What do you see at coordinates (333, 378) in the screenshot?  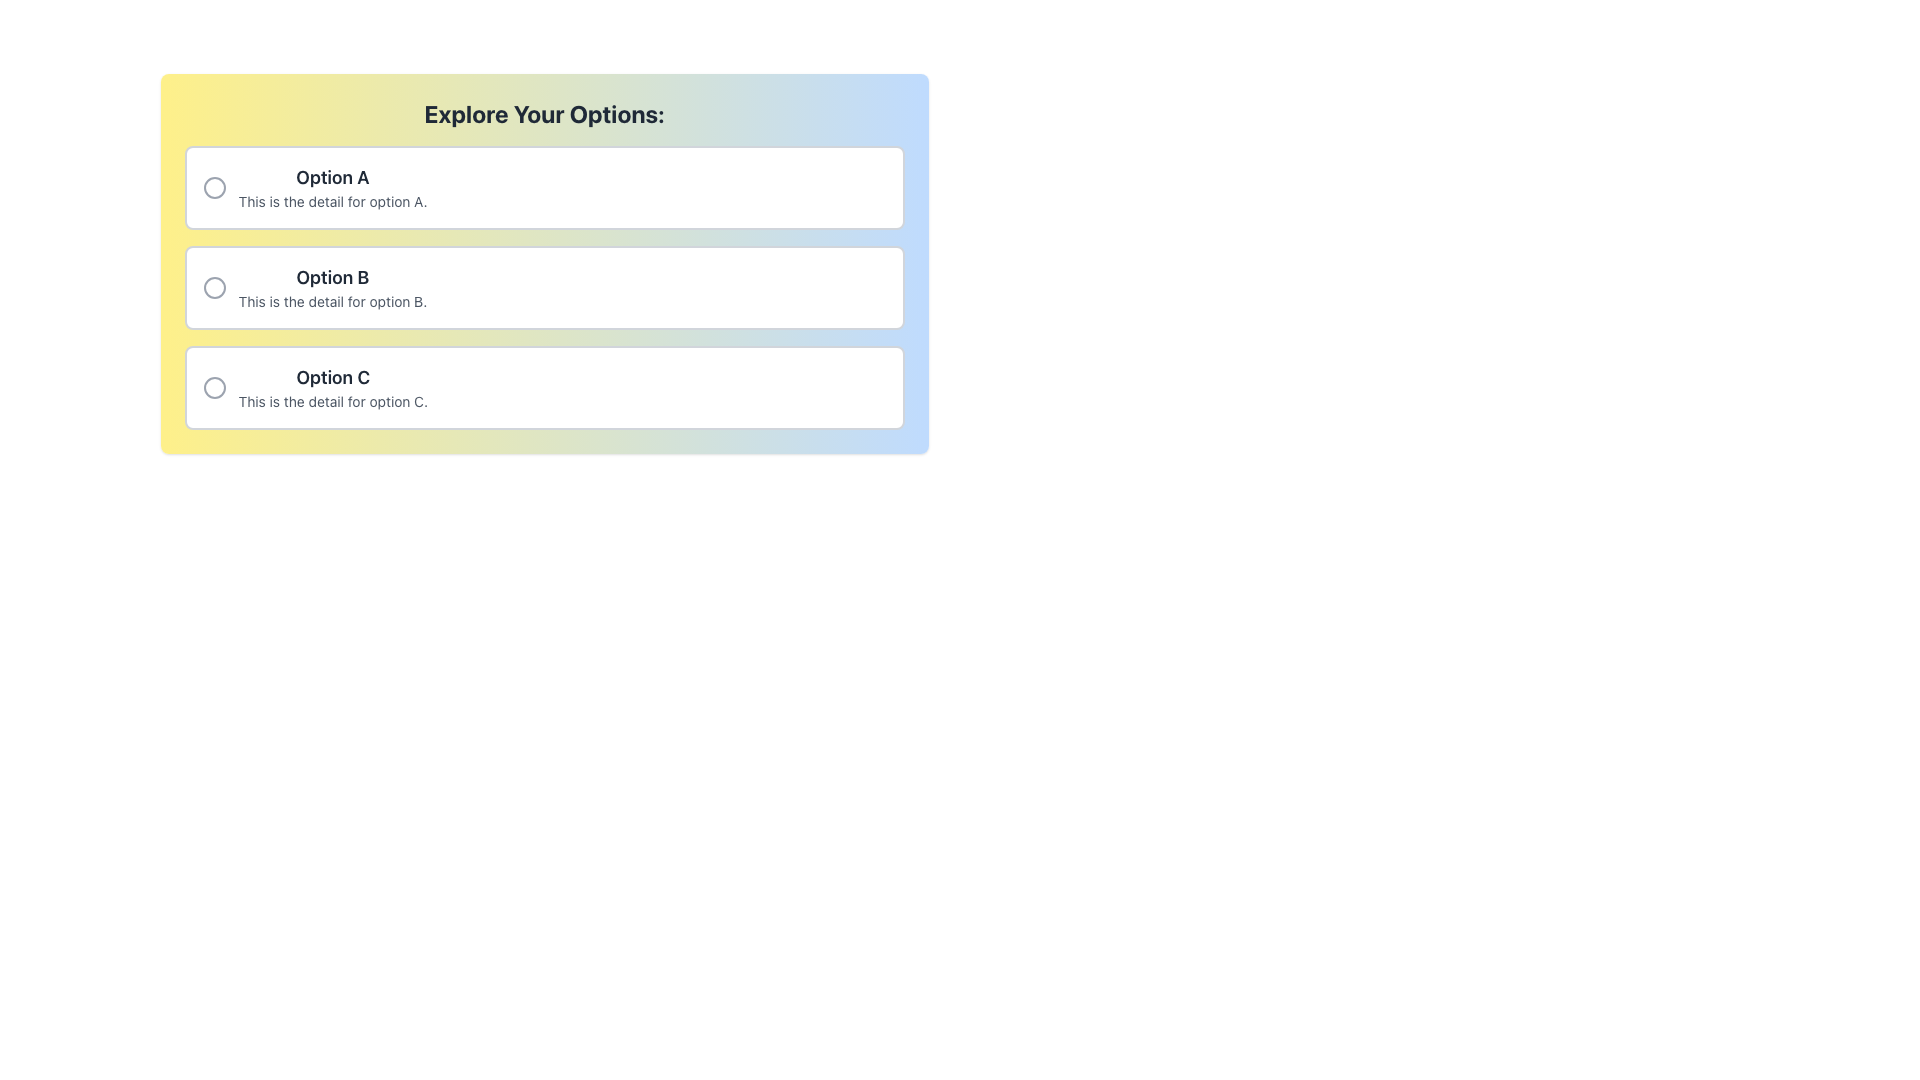 I see `the text label 'Option C' which is styled in bold and larger font` at bounding box center [333, 378].